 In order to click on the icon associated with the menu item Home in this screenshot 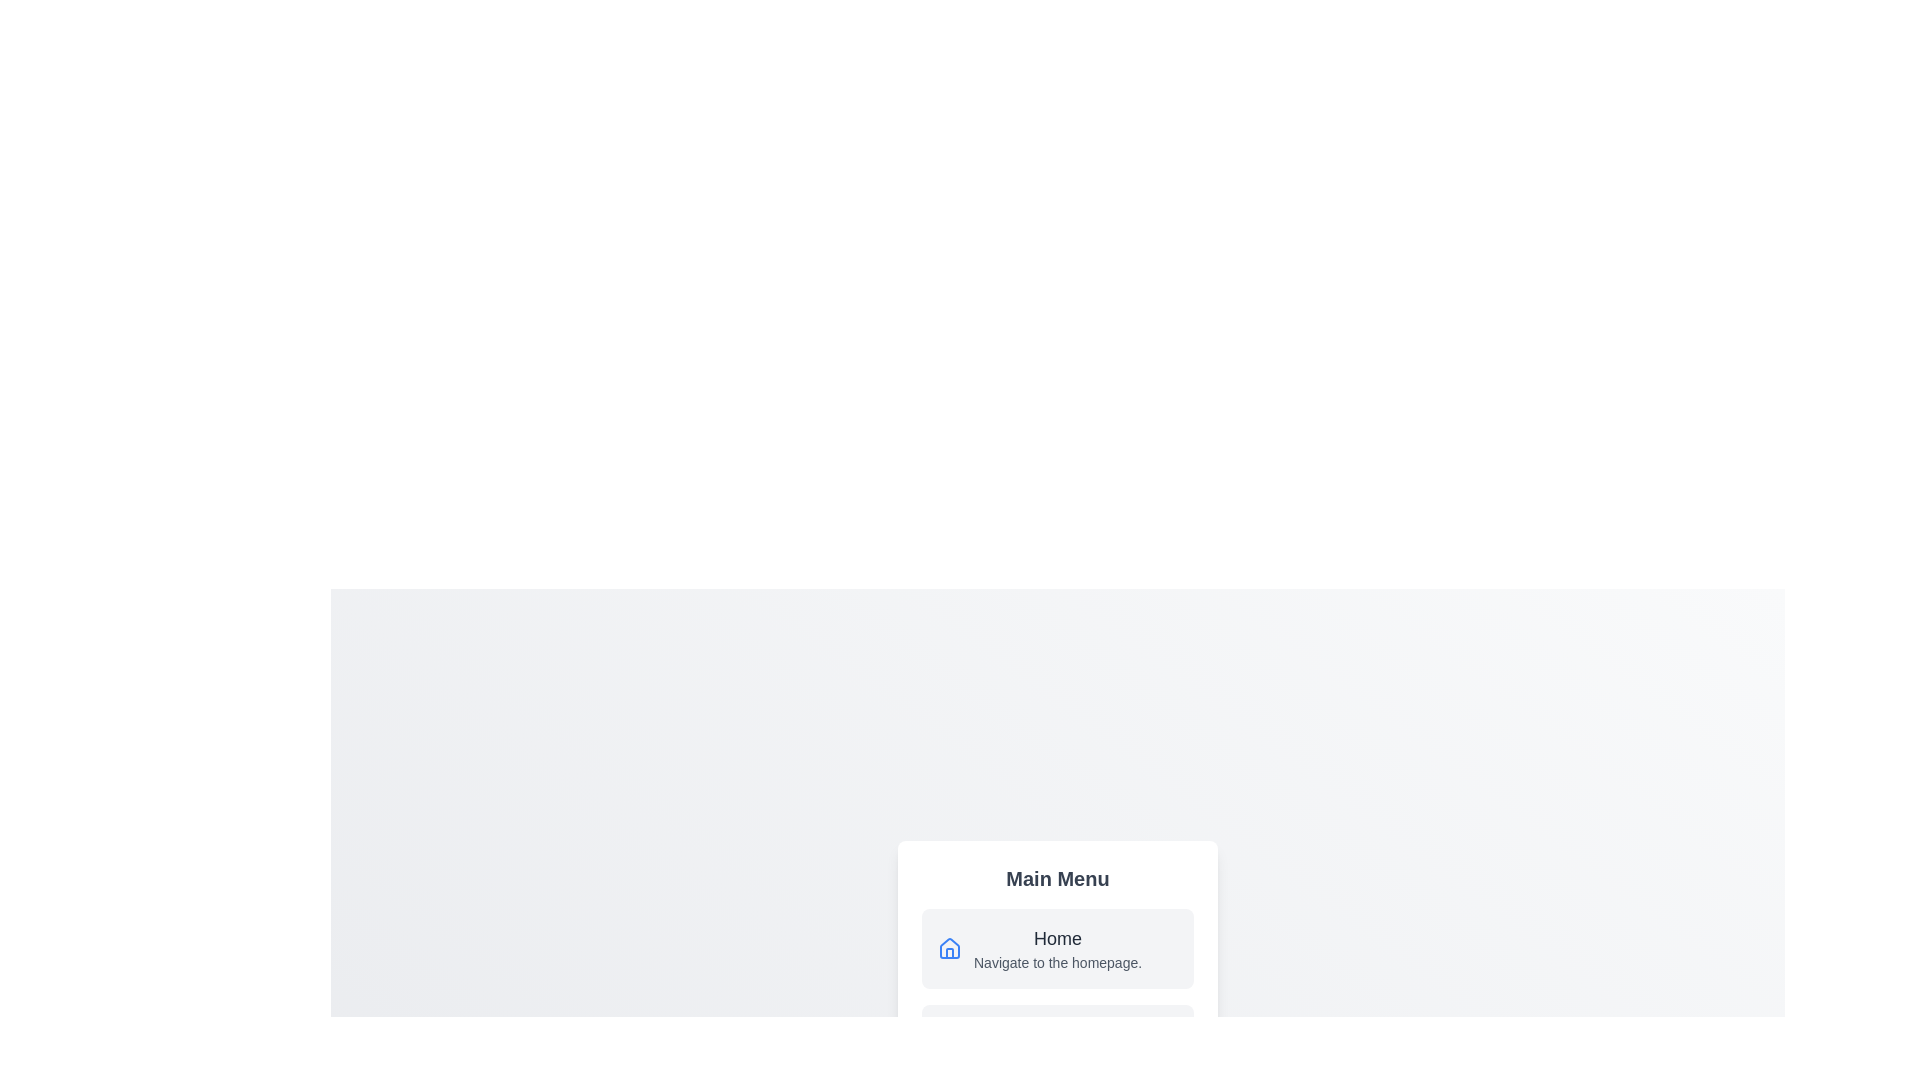, I will do `click(949, 947)`.